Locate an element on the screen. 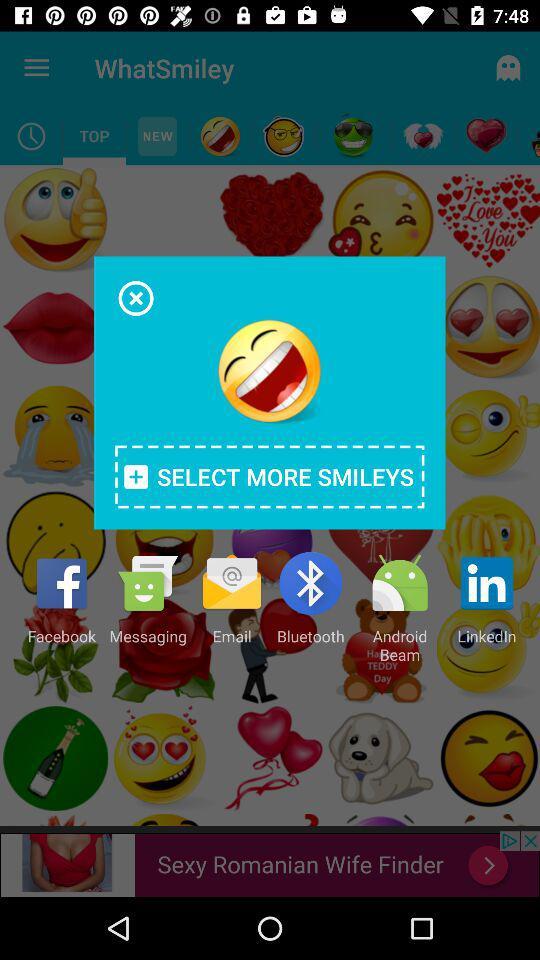 Image resolution: width=540 pixels, height=960 pixels. exit popup is located at coordinates (135, 297).